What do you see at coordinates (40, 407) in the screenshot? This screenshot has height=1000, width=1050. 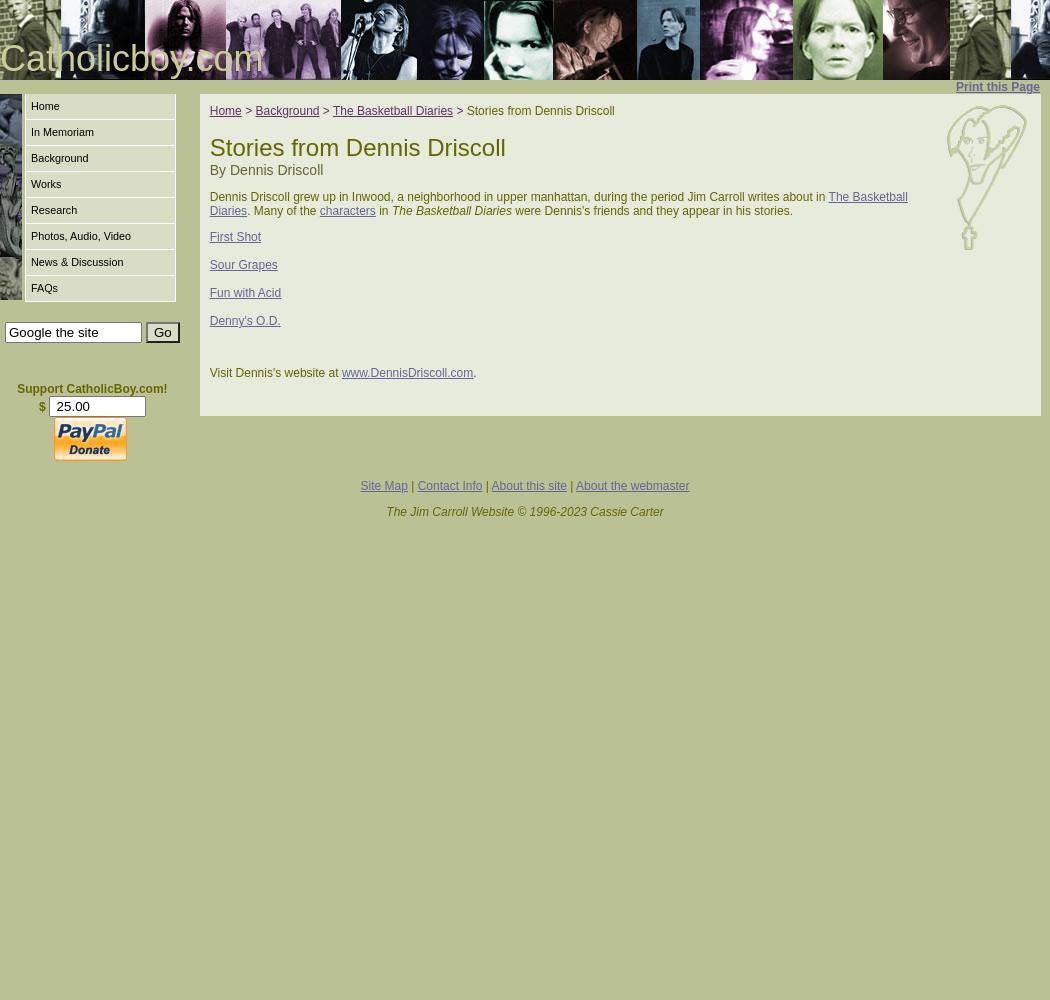 I see `'$'` at bounding box center [40, 407].